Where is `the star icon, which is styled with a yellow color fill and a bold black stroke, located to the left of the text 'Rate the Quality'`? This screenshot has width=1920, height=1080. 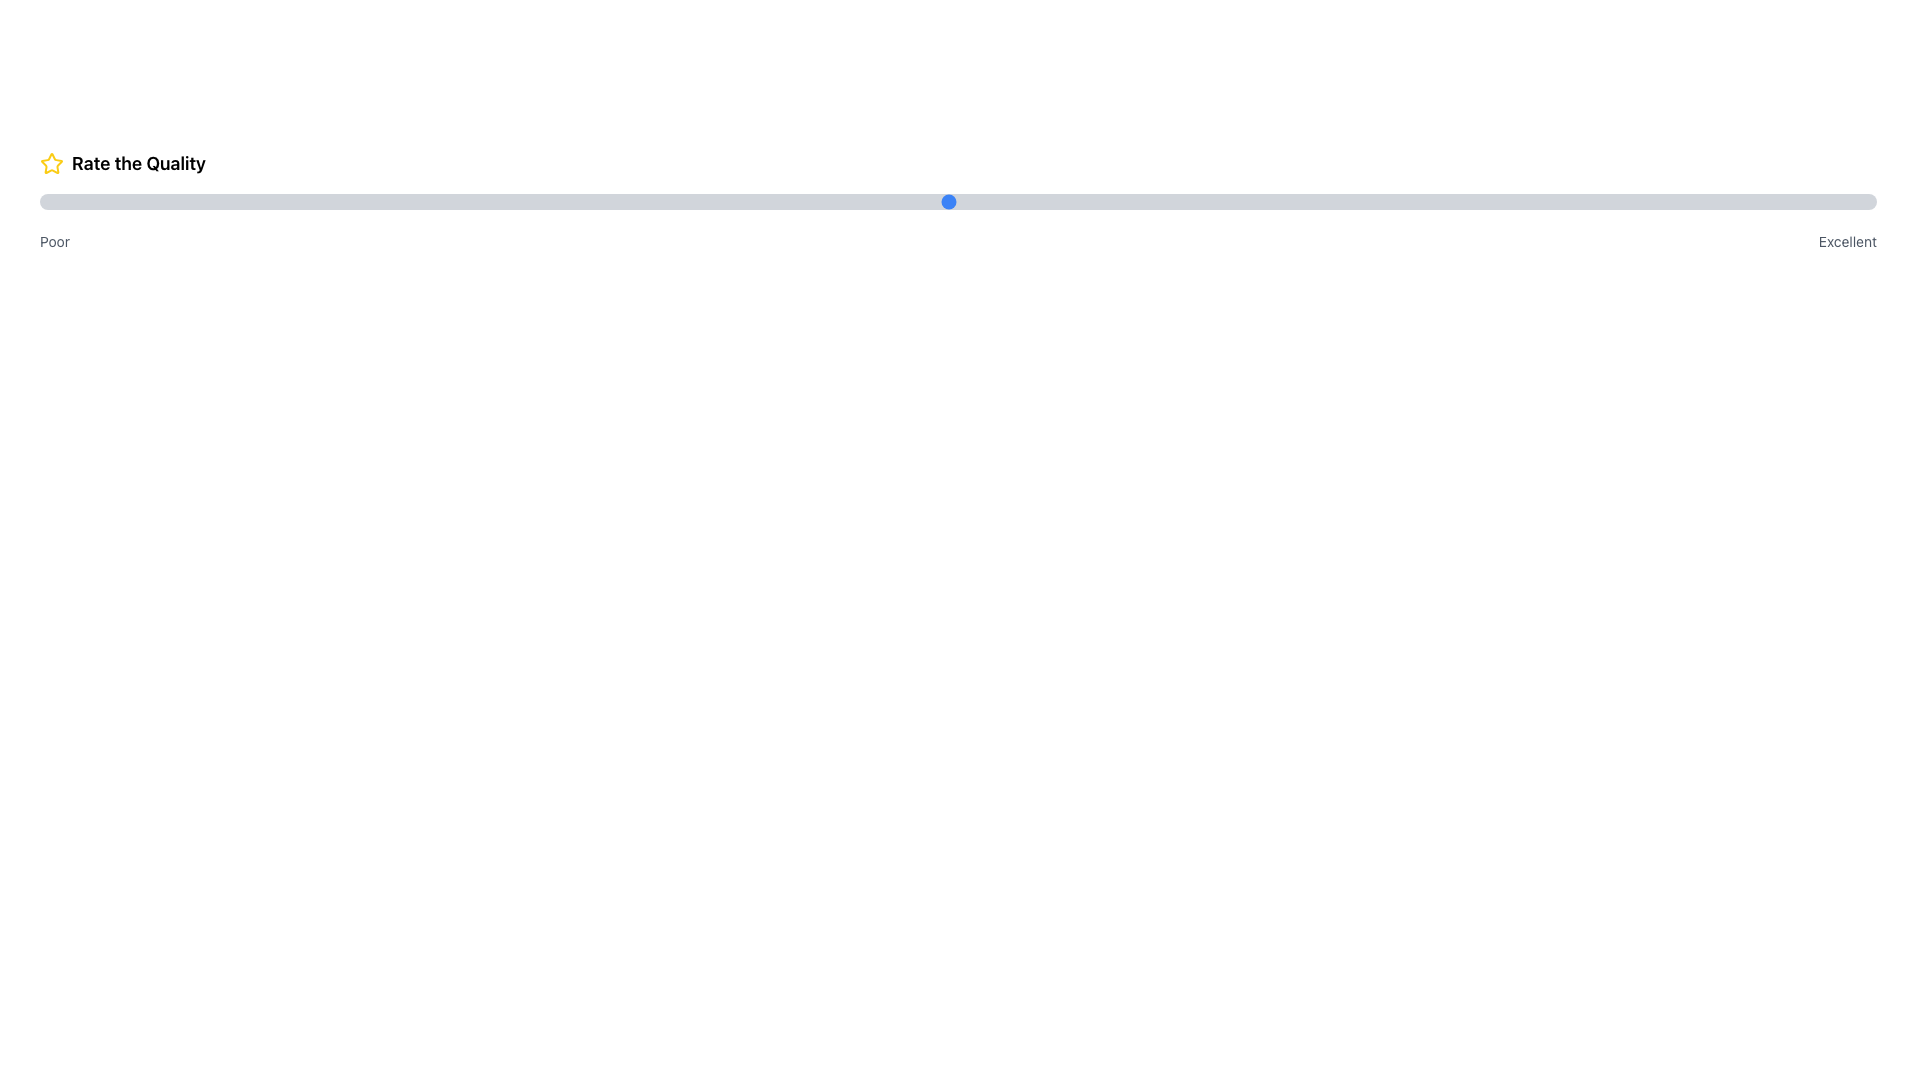 the star icon, which is styled with a yellow color fill and a bold black stroke, located to the left of the text 'Rate the Quality' is located at coordinates (52, 163).